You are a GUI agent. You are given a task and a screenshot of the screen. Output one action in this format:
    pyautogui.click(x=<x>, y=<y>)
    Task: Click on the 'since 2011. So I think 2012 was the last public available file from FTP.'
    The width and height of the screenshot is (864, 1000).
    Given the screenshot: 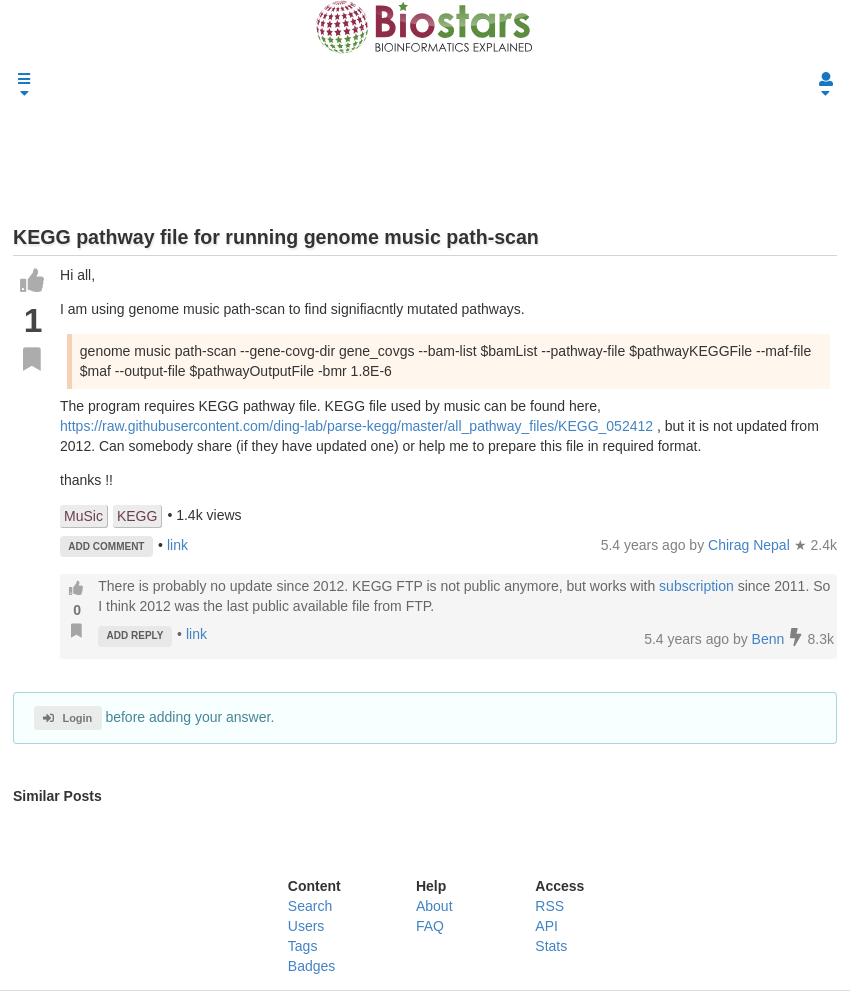 What is the action you would take?
    pyautogui.click(x=463, y=595)
    